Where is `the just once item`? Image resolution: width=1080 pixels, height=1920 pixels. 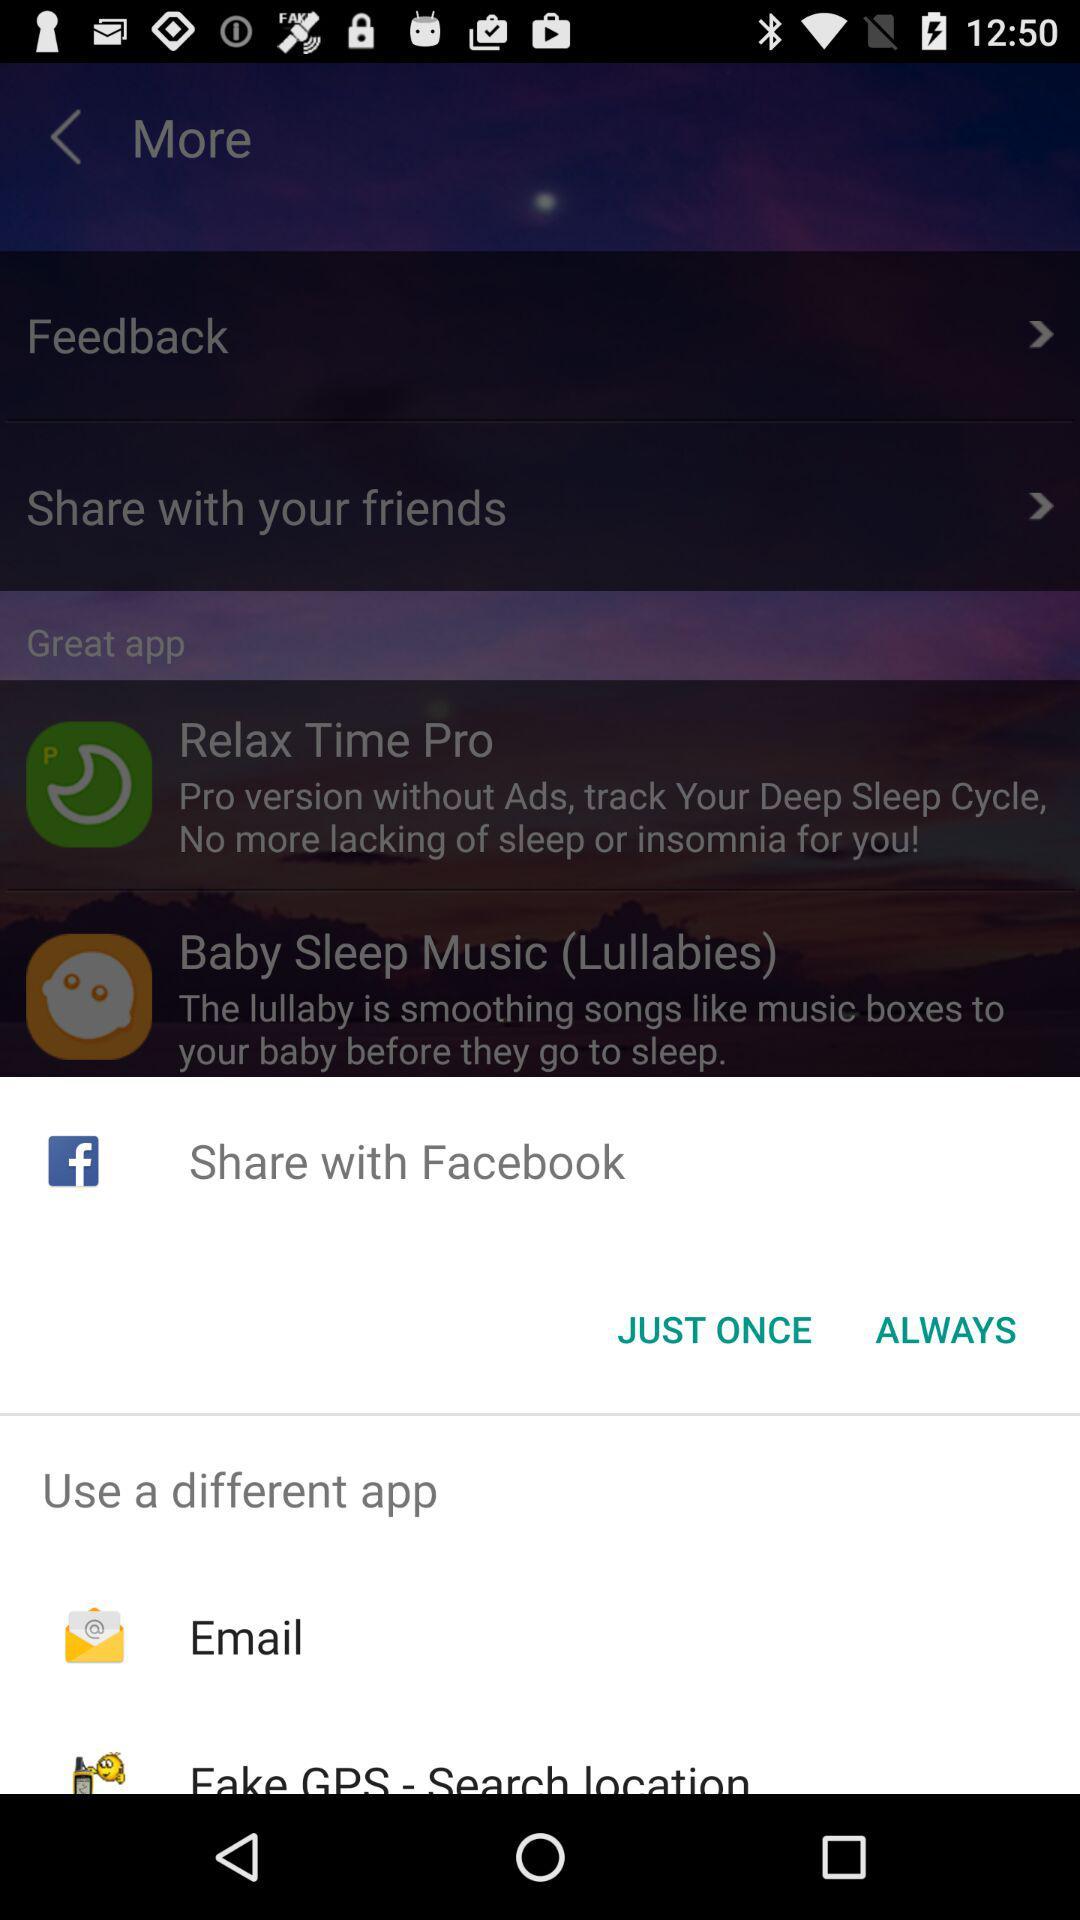
the just once item is located at coordinates (713, 1329).